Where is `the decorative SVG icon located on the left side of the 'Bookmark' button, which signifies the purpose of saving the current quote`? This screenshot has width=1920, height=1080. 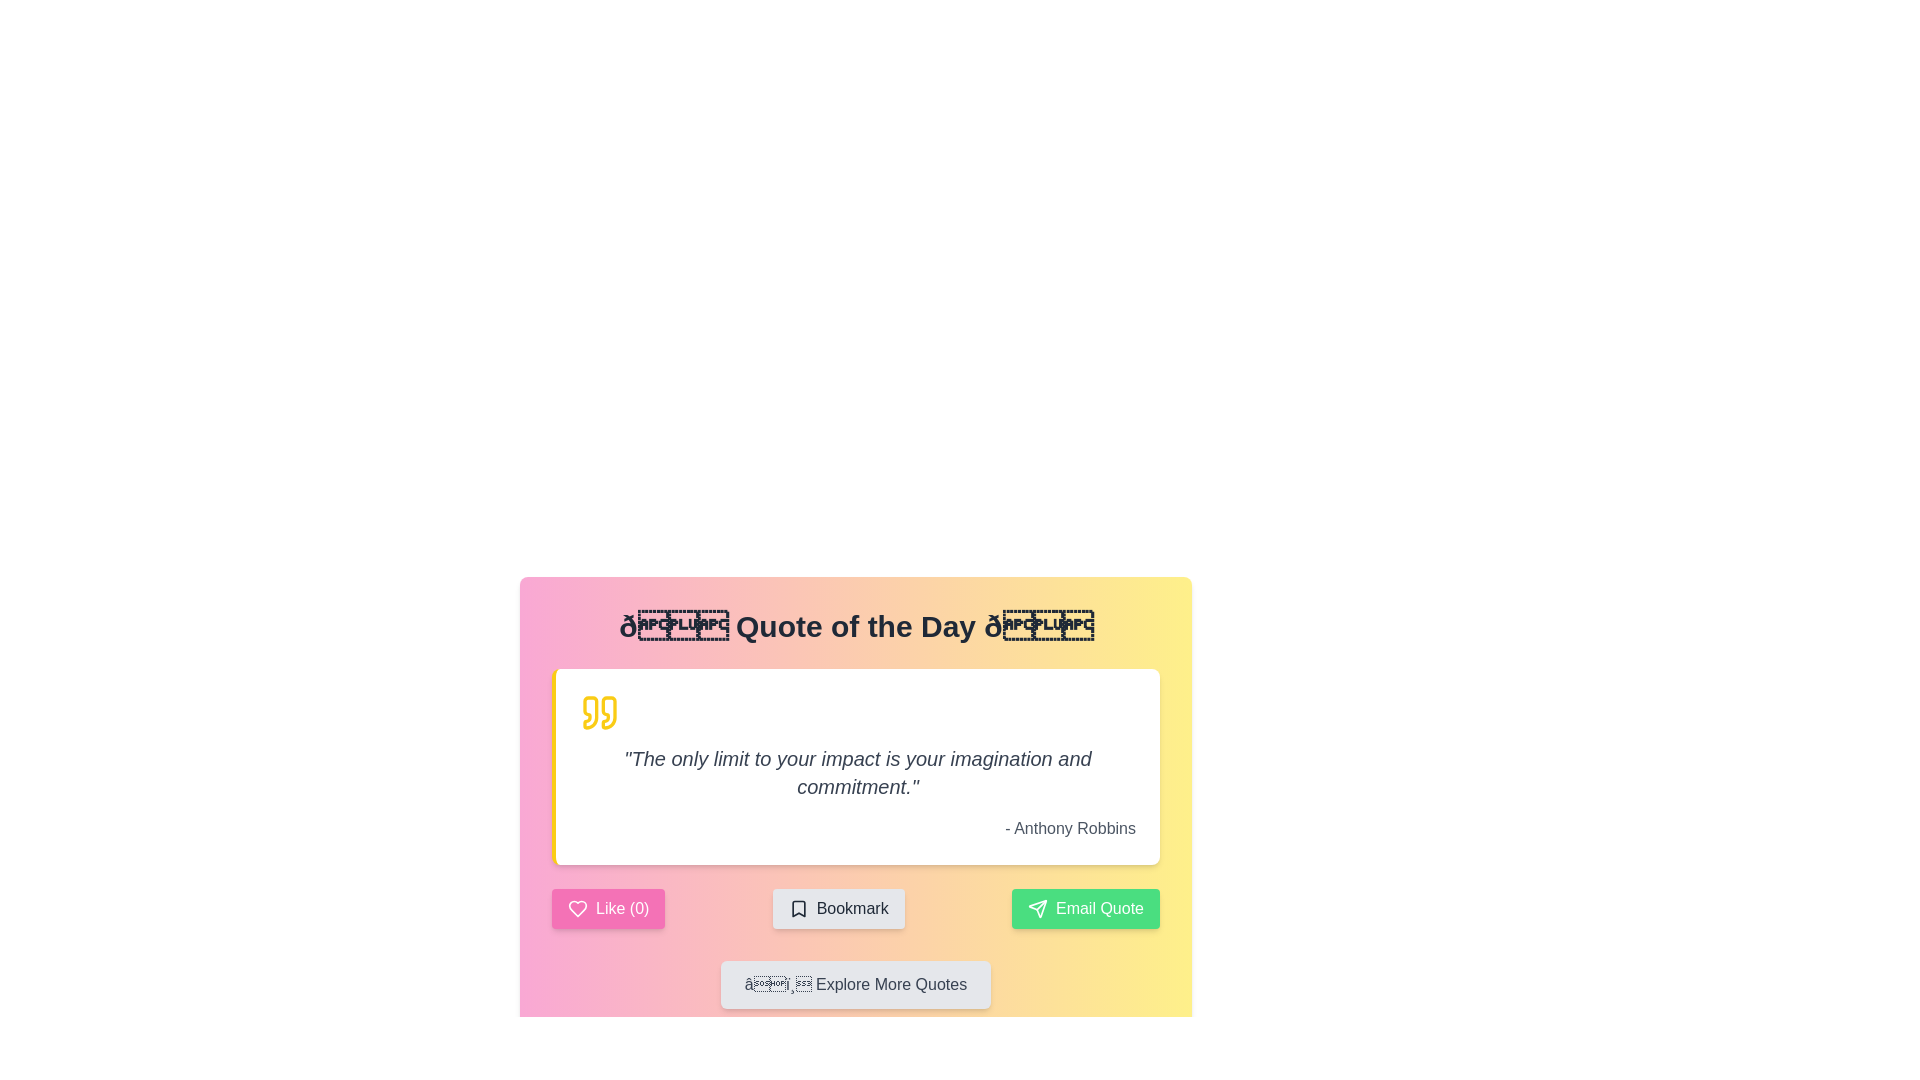
the decorative SVG icon located on the left side of the 'Bookmark' button, which signifies the purpose of saving the current quote is located at coordinates (797, 909).